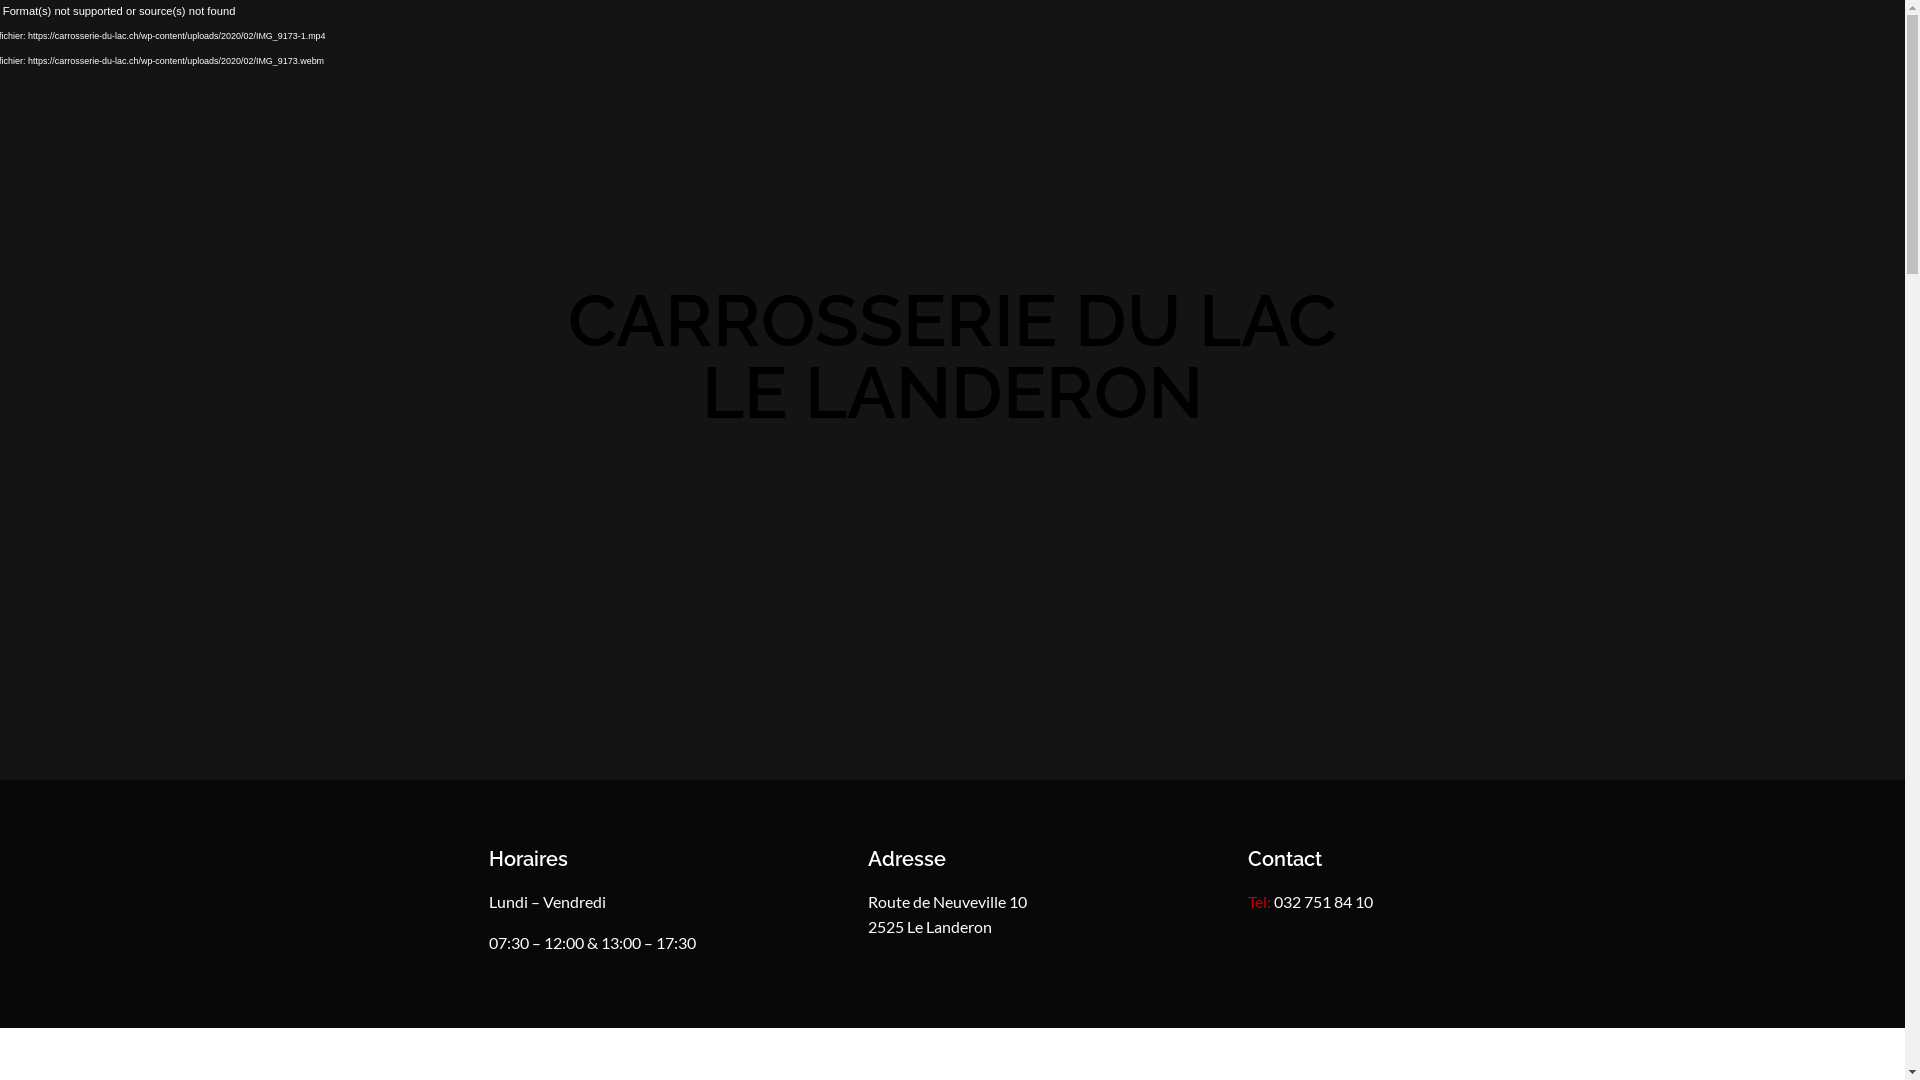  I want to click on '032 751 84 10', so click(1272, 901).